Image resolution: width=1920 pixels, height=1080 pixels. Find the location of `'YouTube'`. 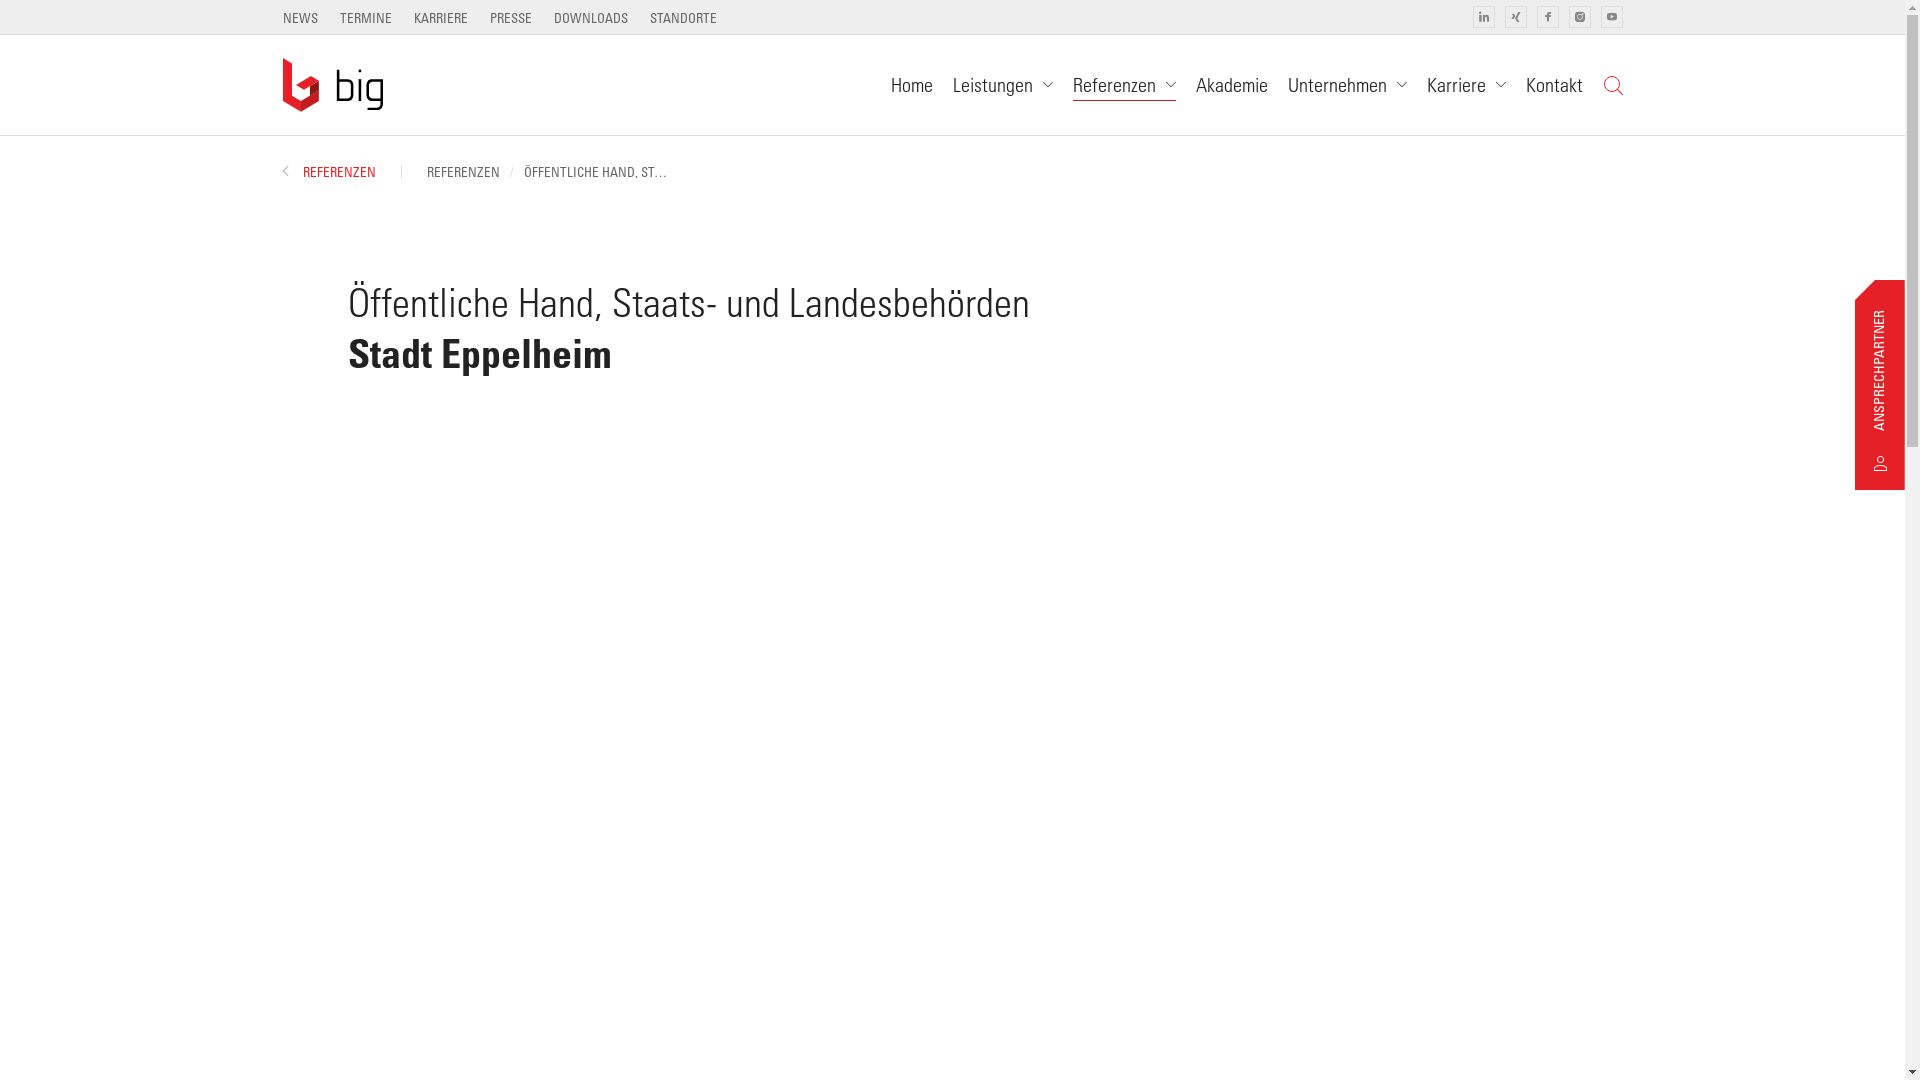

'YouTube' is located at coordinates (1598, 16).